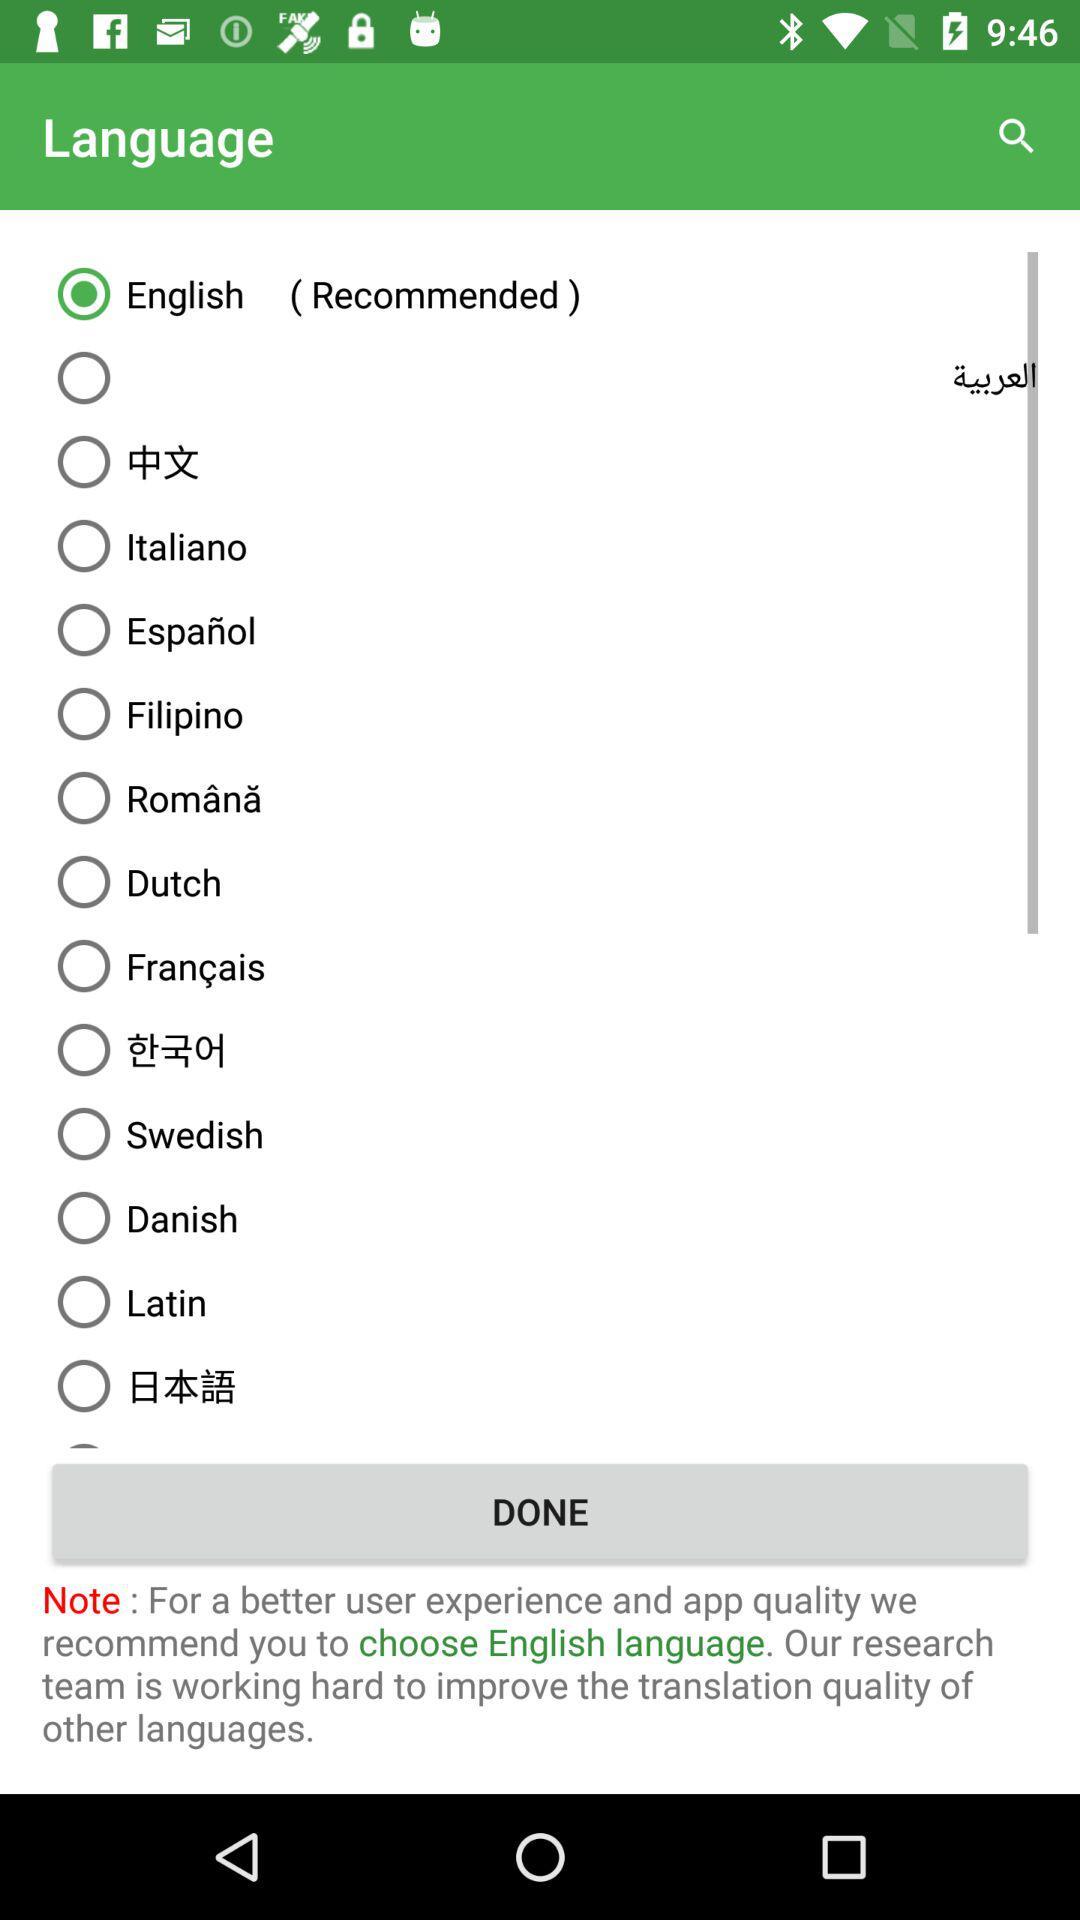  Describe the element at coordinates (540, 628) in the screenshot. I see `the text above filipino` at that location.